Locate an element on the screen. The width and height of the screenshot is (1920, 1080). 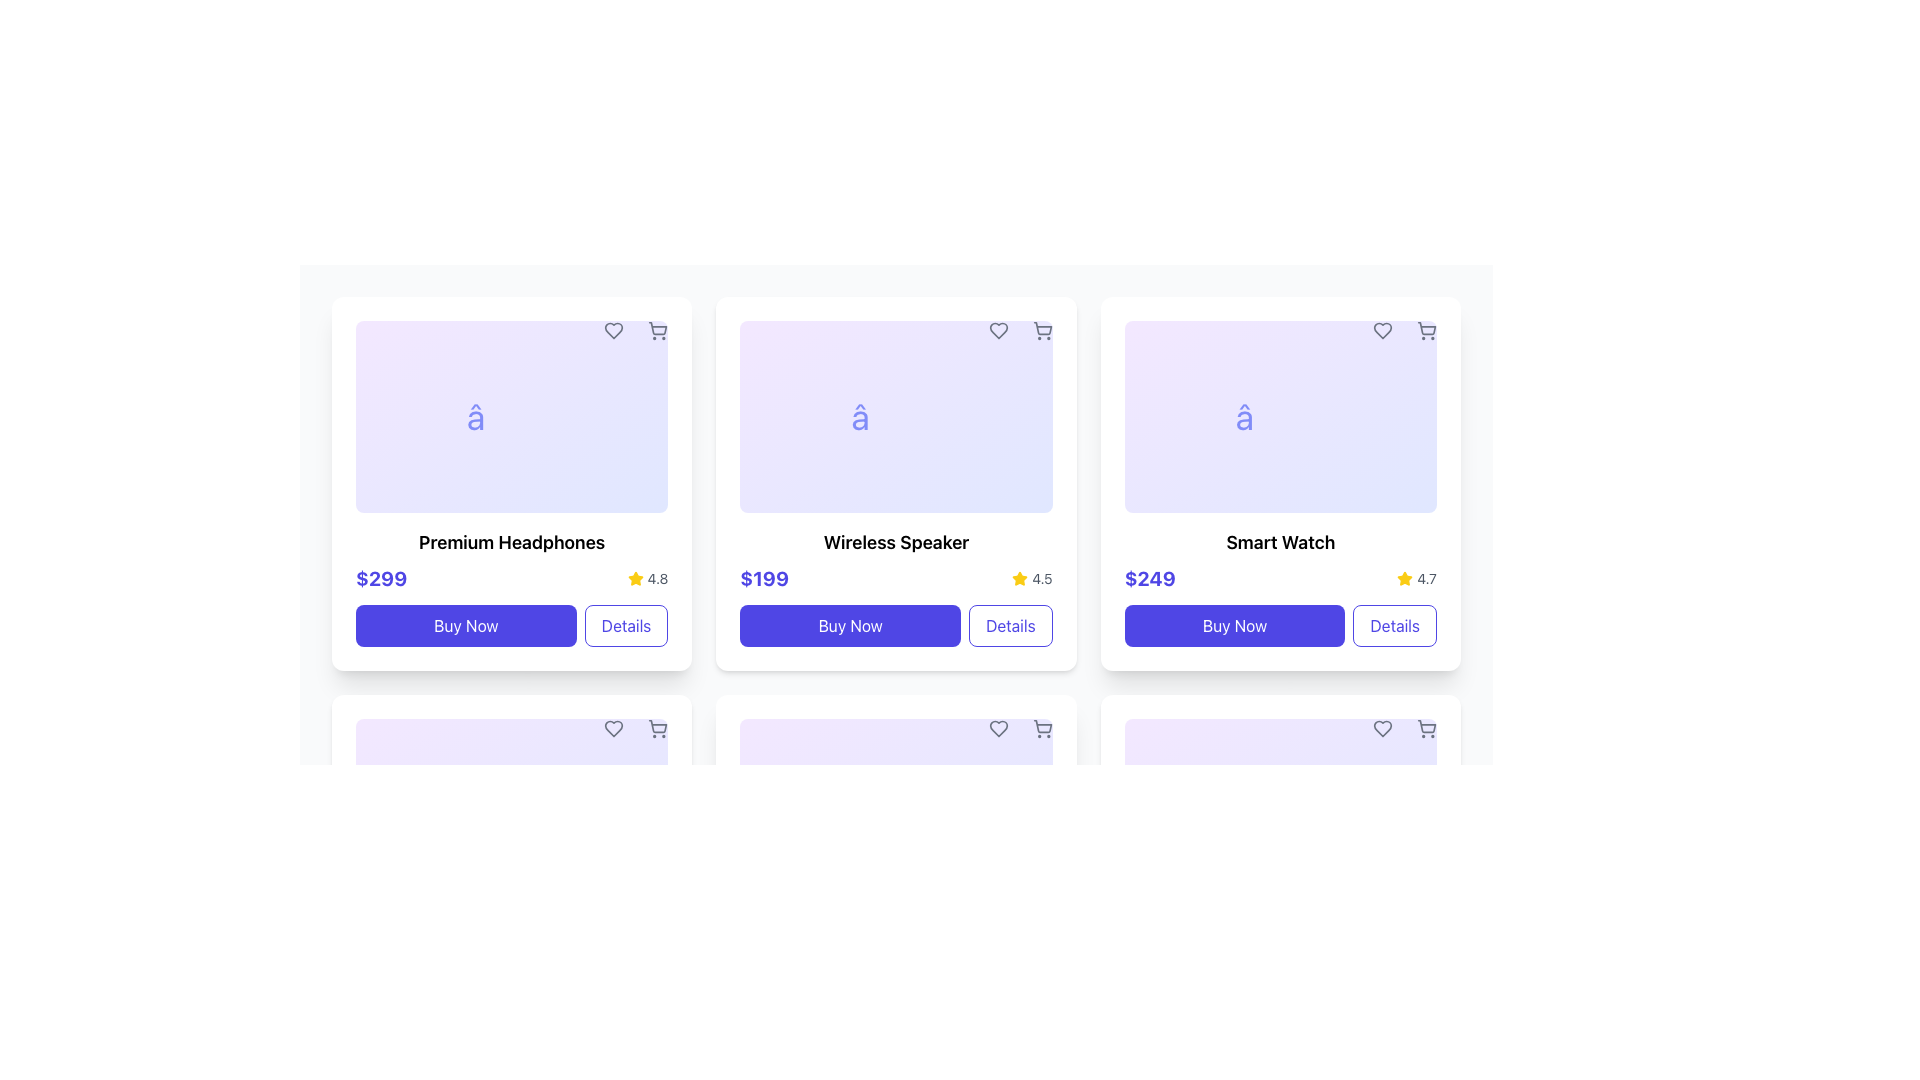
the heart-shaped icon in the top-right corner of the 'Premium Headphones' product card to change its color to red is located at coordinates (613, 330).